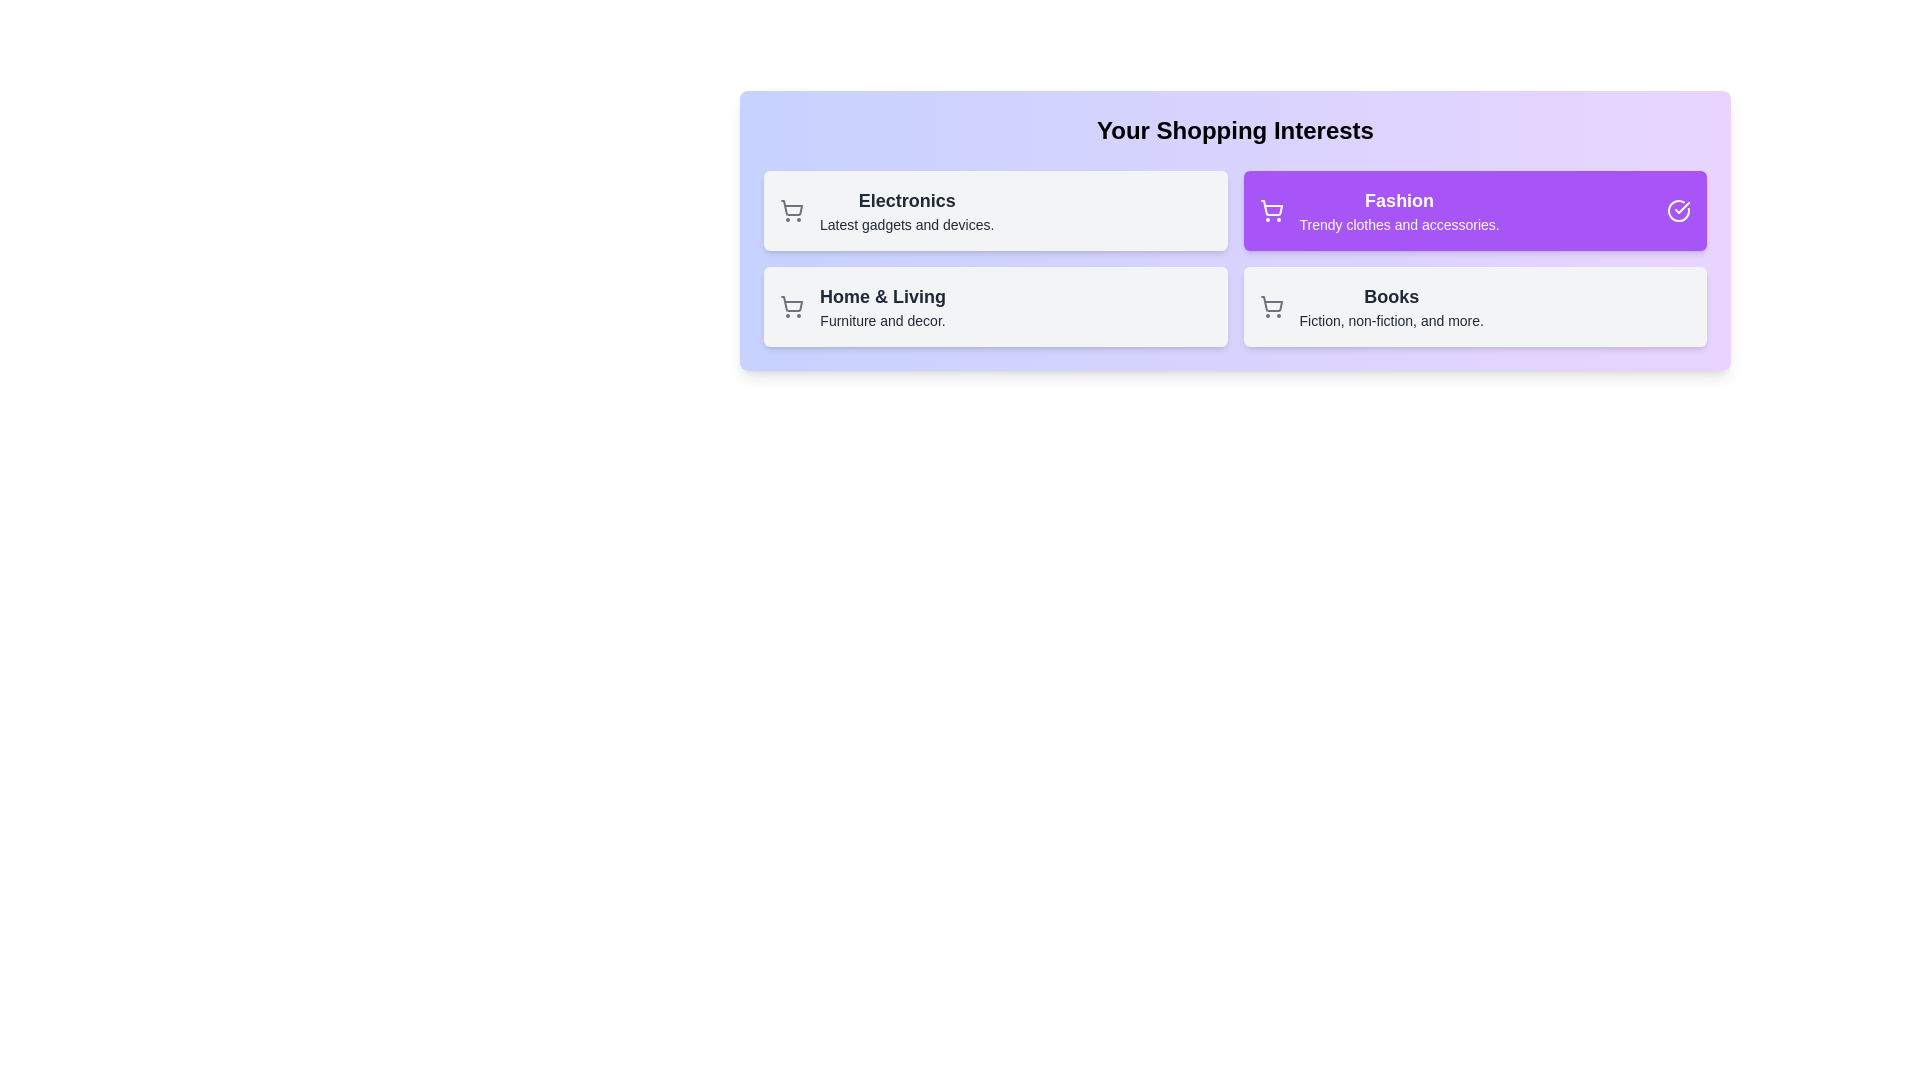  What do you see at coordinates (1270, 211) in the screenshot?
I see `the icon for the category Fashion to toggle its state` at bounding box center [1270, 211].